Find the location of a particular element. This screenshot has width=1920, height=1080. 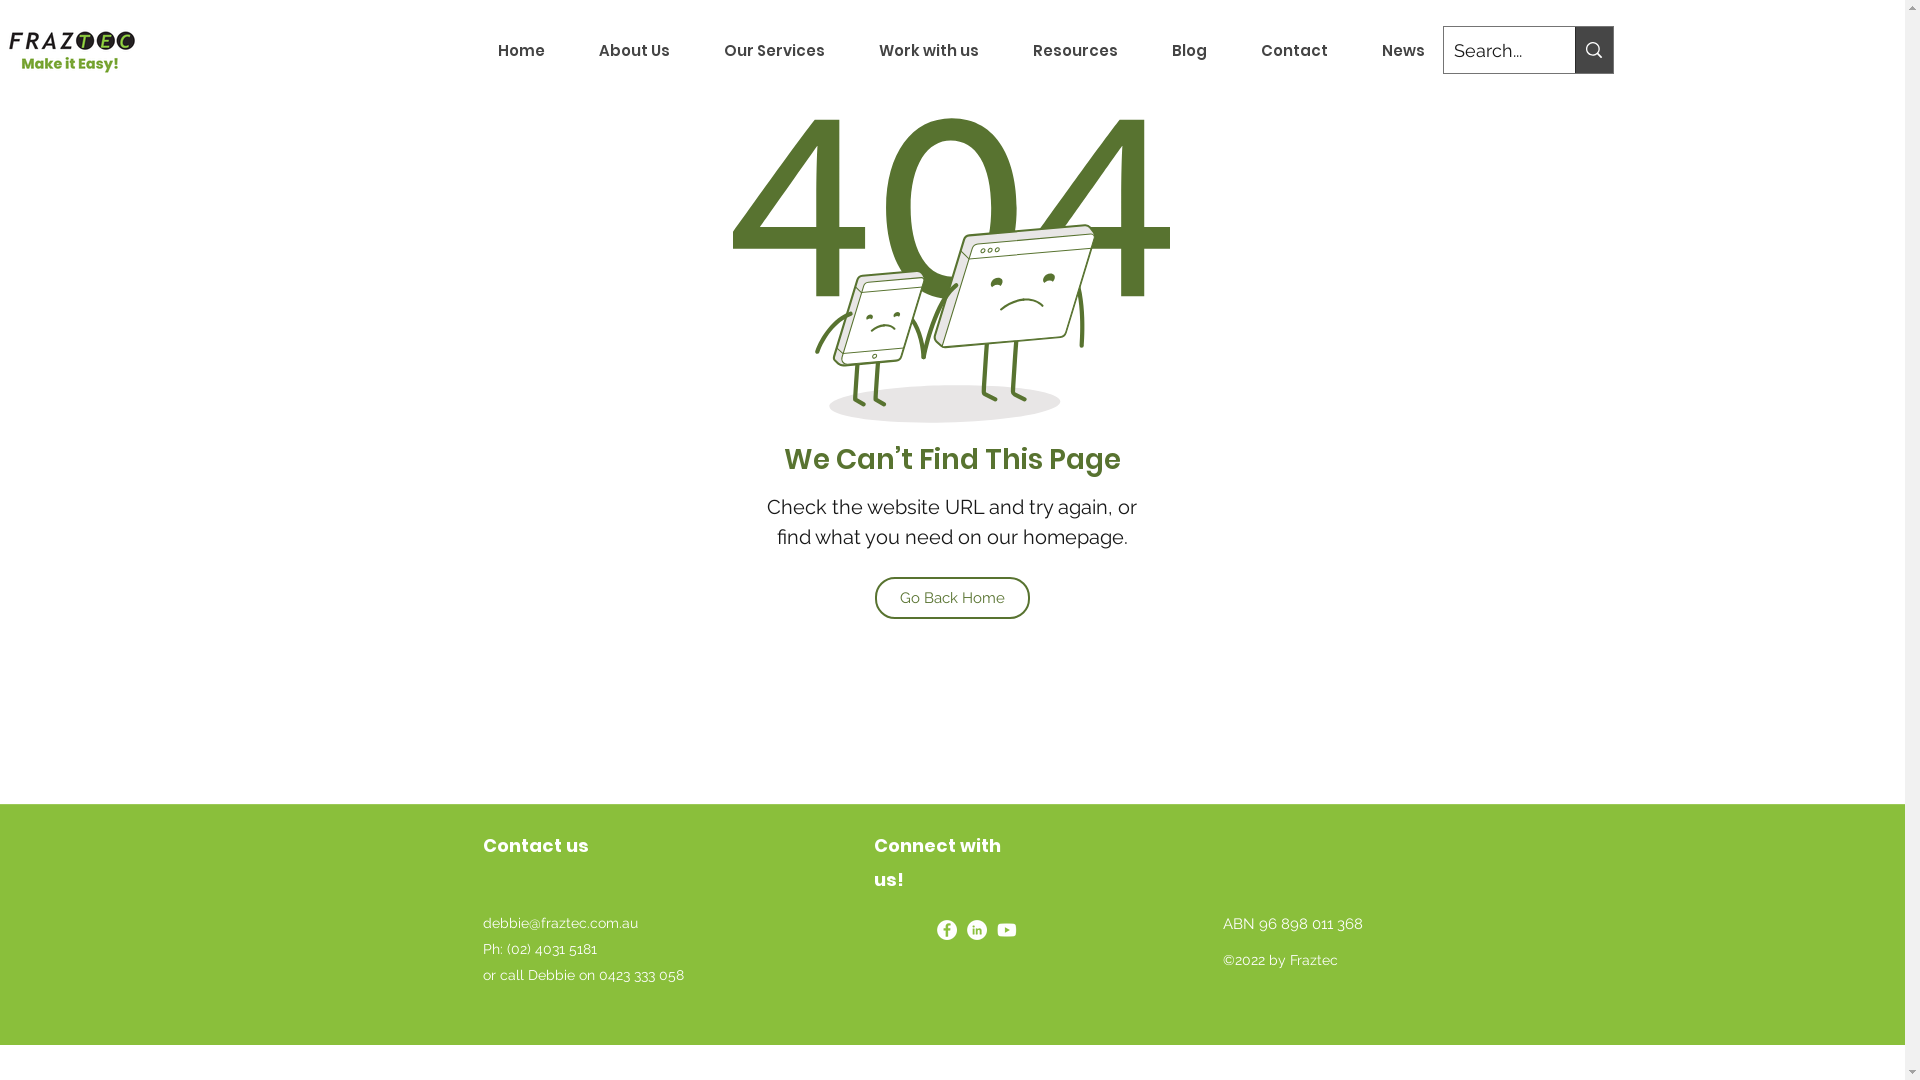

'Our Services' is located at coordinates (772, 49).